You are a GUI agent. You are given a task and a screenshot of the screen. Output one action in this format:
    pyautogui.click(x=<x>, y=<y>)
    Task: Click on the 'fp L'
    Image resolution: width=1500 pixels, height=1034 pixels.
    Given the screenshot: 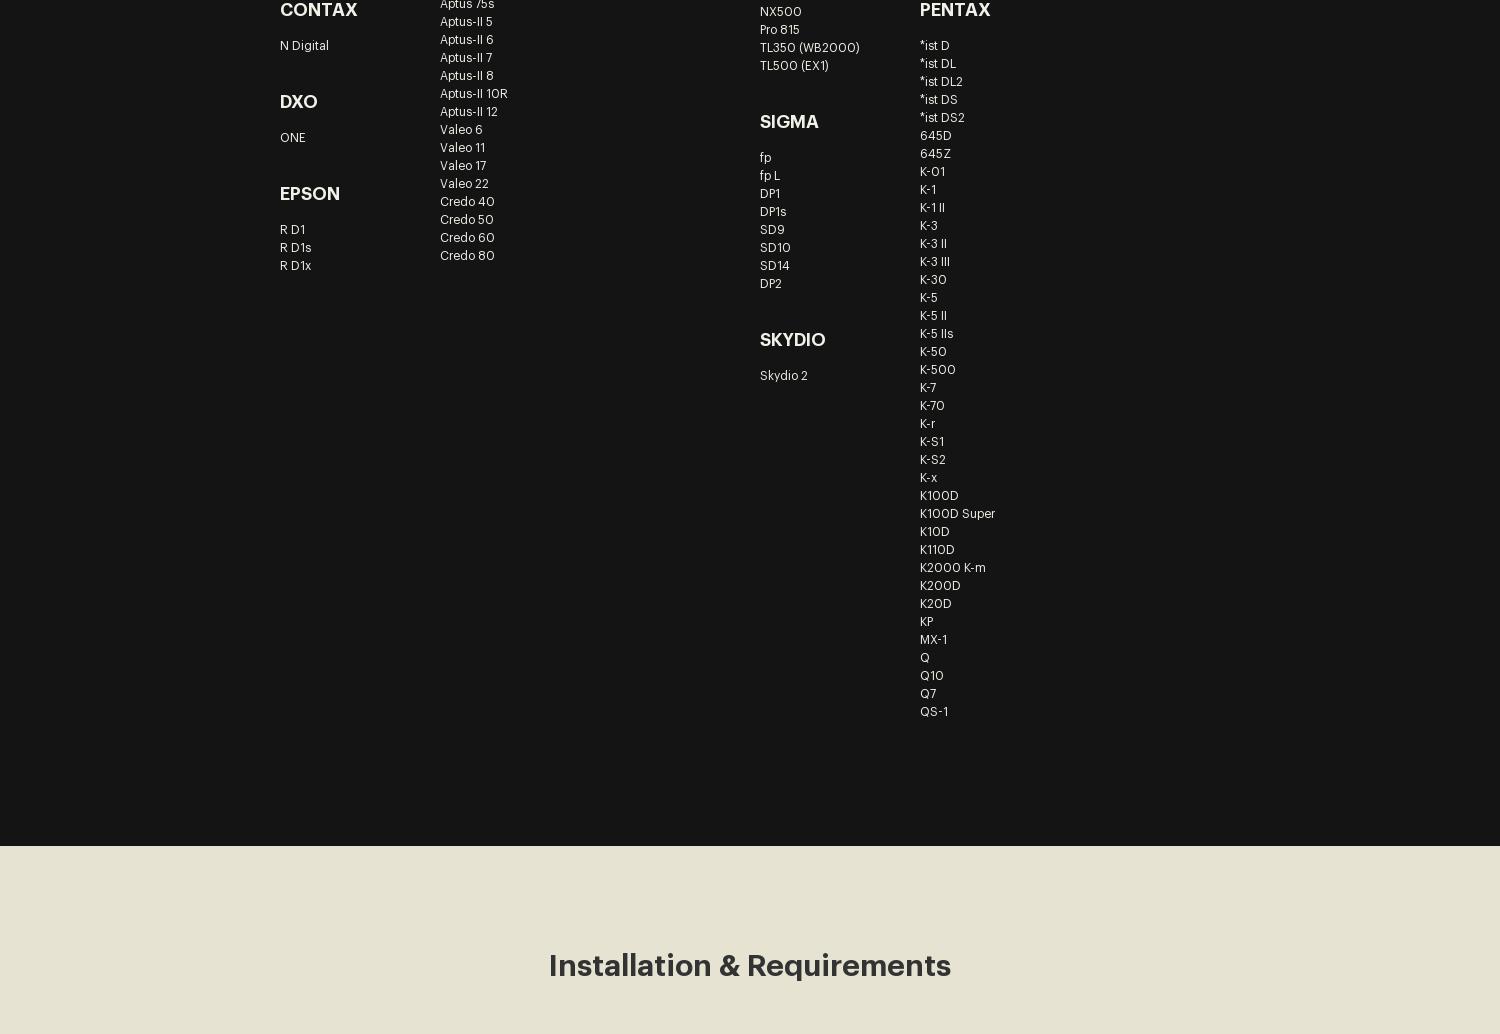 What is the action you would take?
    pyautogui.click(x=769, y=175)
    